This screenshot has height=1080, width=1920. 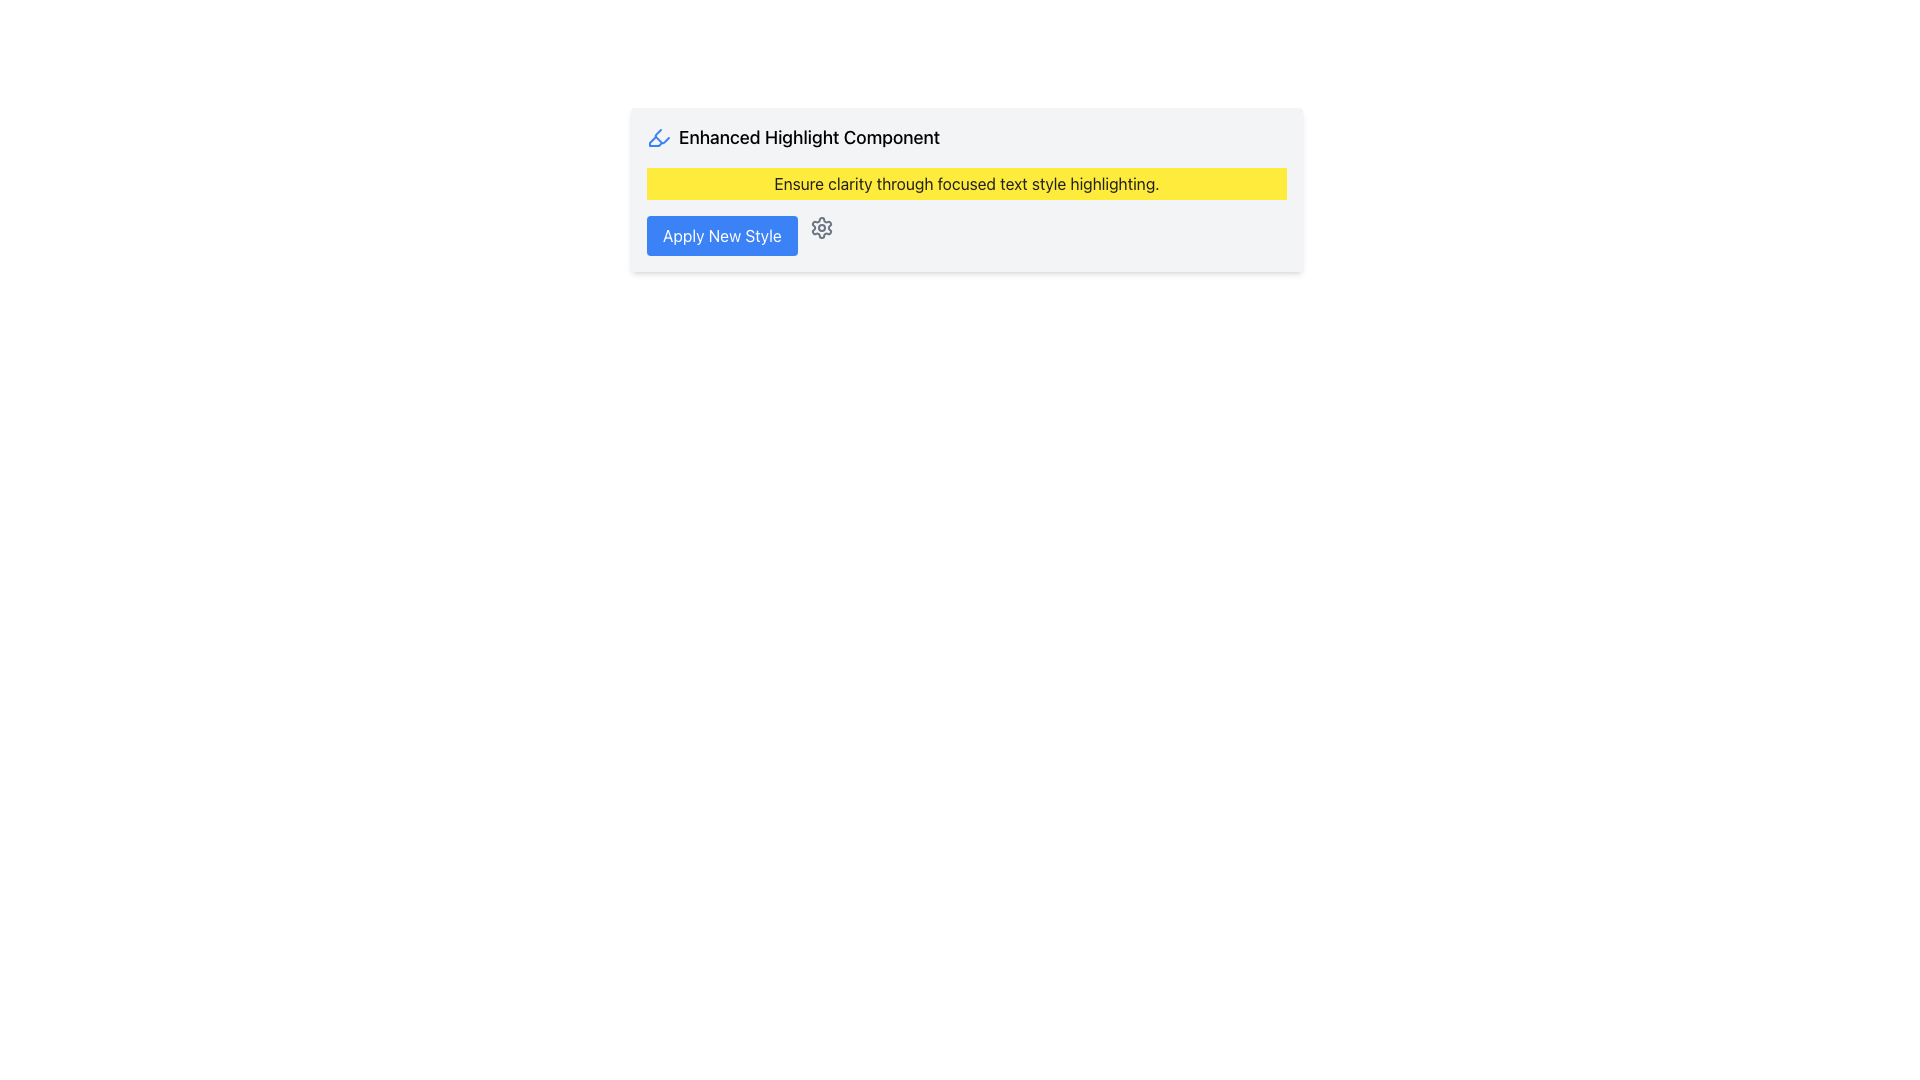 I want to click on the 'Apply New Style' button located near the bottom-left of the 'Enhanced Highlight Component' box to initiate the styling update, so click(x=720, y=234).